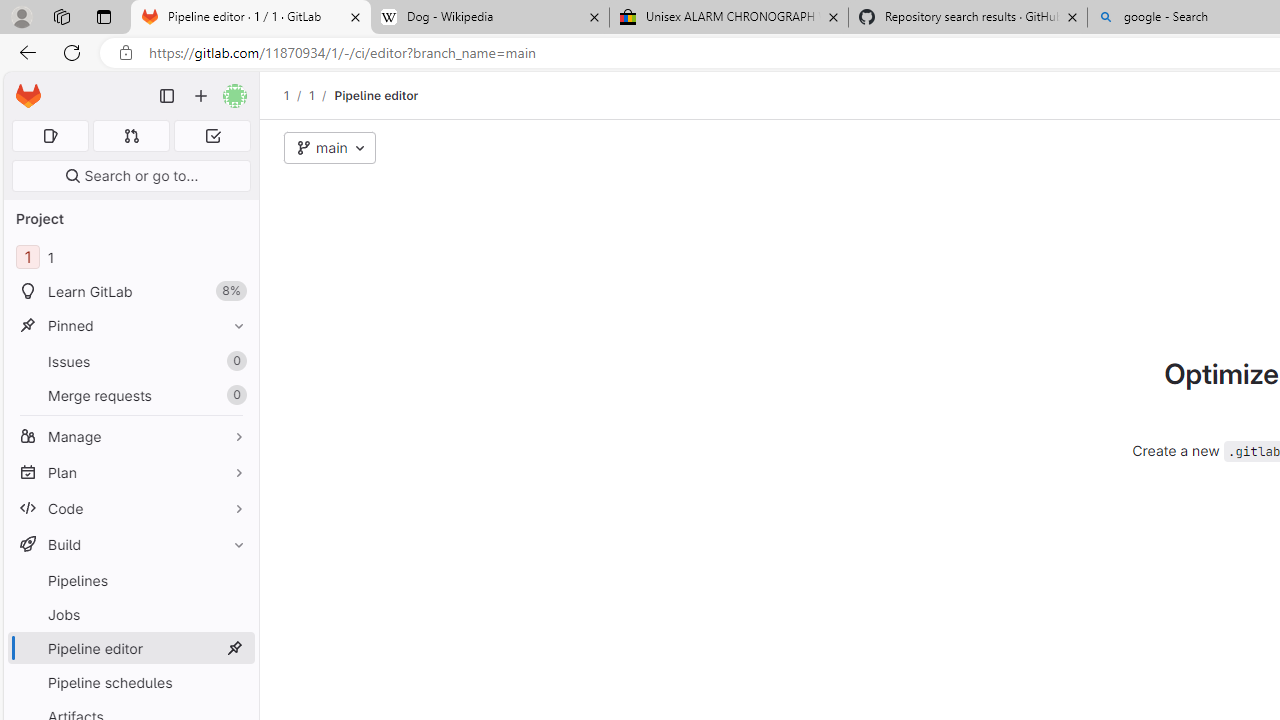 This screenshot has width=1280, height=720. I want to click on 'Pipelines', so click(130, 580).